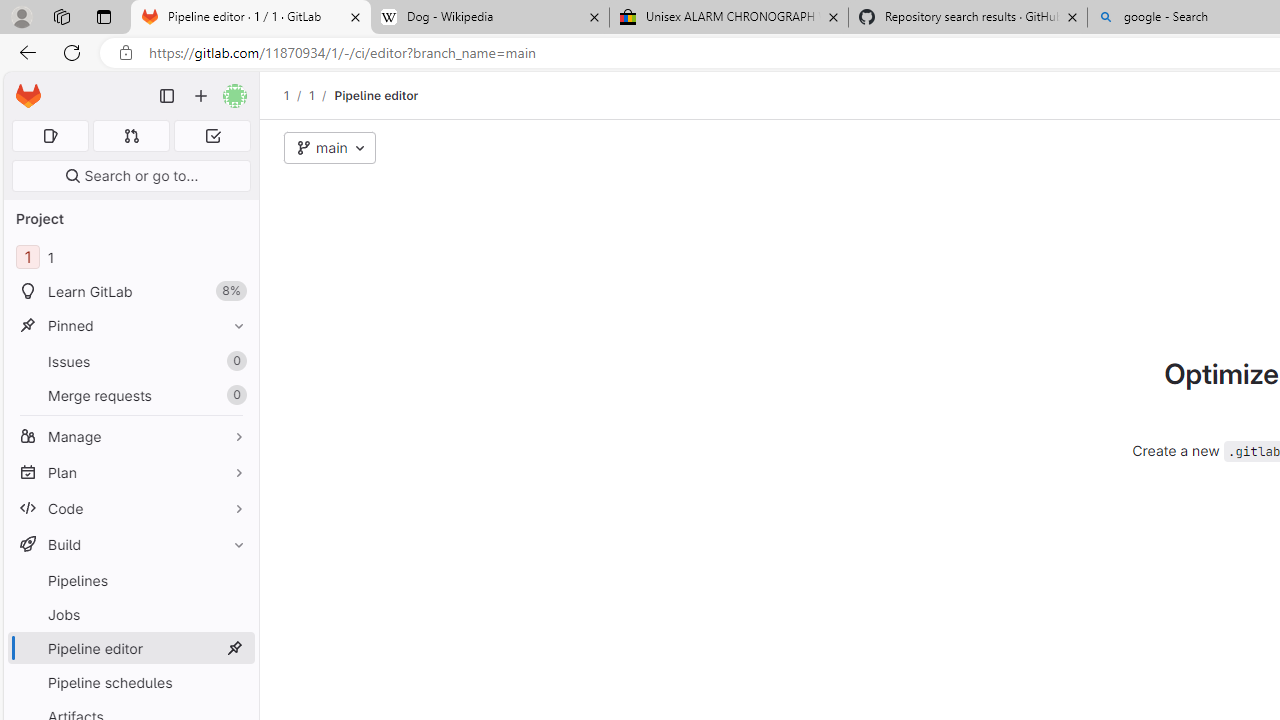 This screenshot has width=1280, height=720. I want to click on 'Pipelines', so click(130, 580).